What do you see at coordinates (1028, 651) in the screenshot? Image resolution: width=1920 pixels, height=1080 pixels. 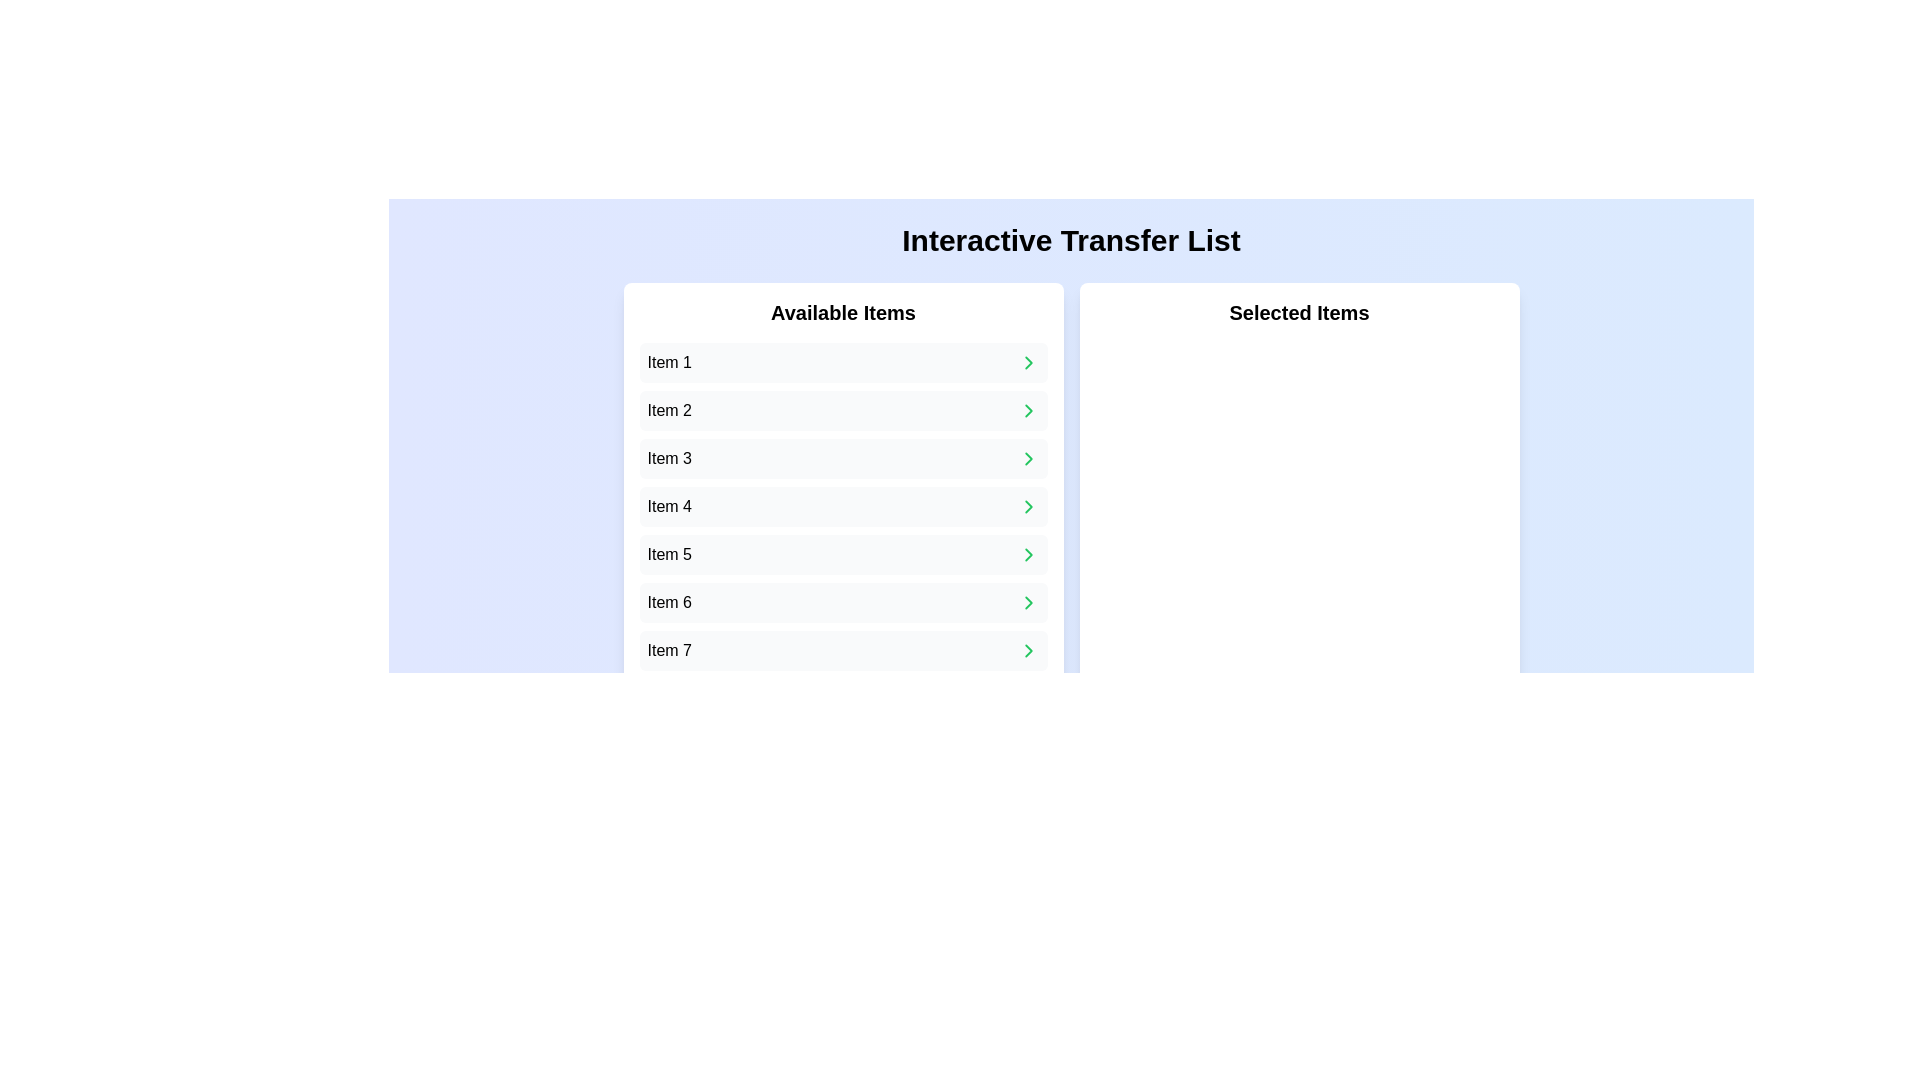 I see `the rightmost arrow-shaped icon button inside the card for 'Item 7' in the 'Available Items' list to change its visual style` at bounding box center [1028, 651].